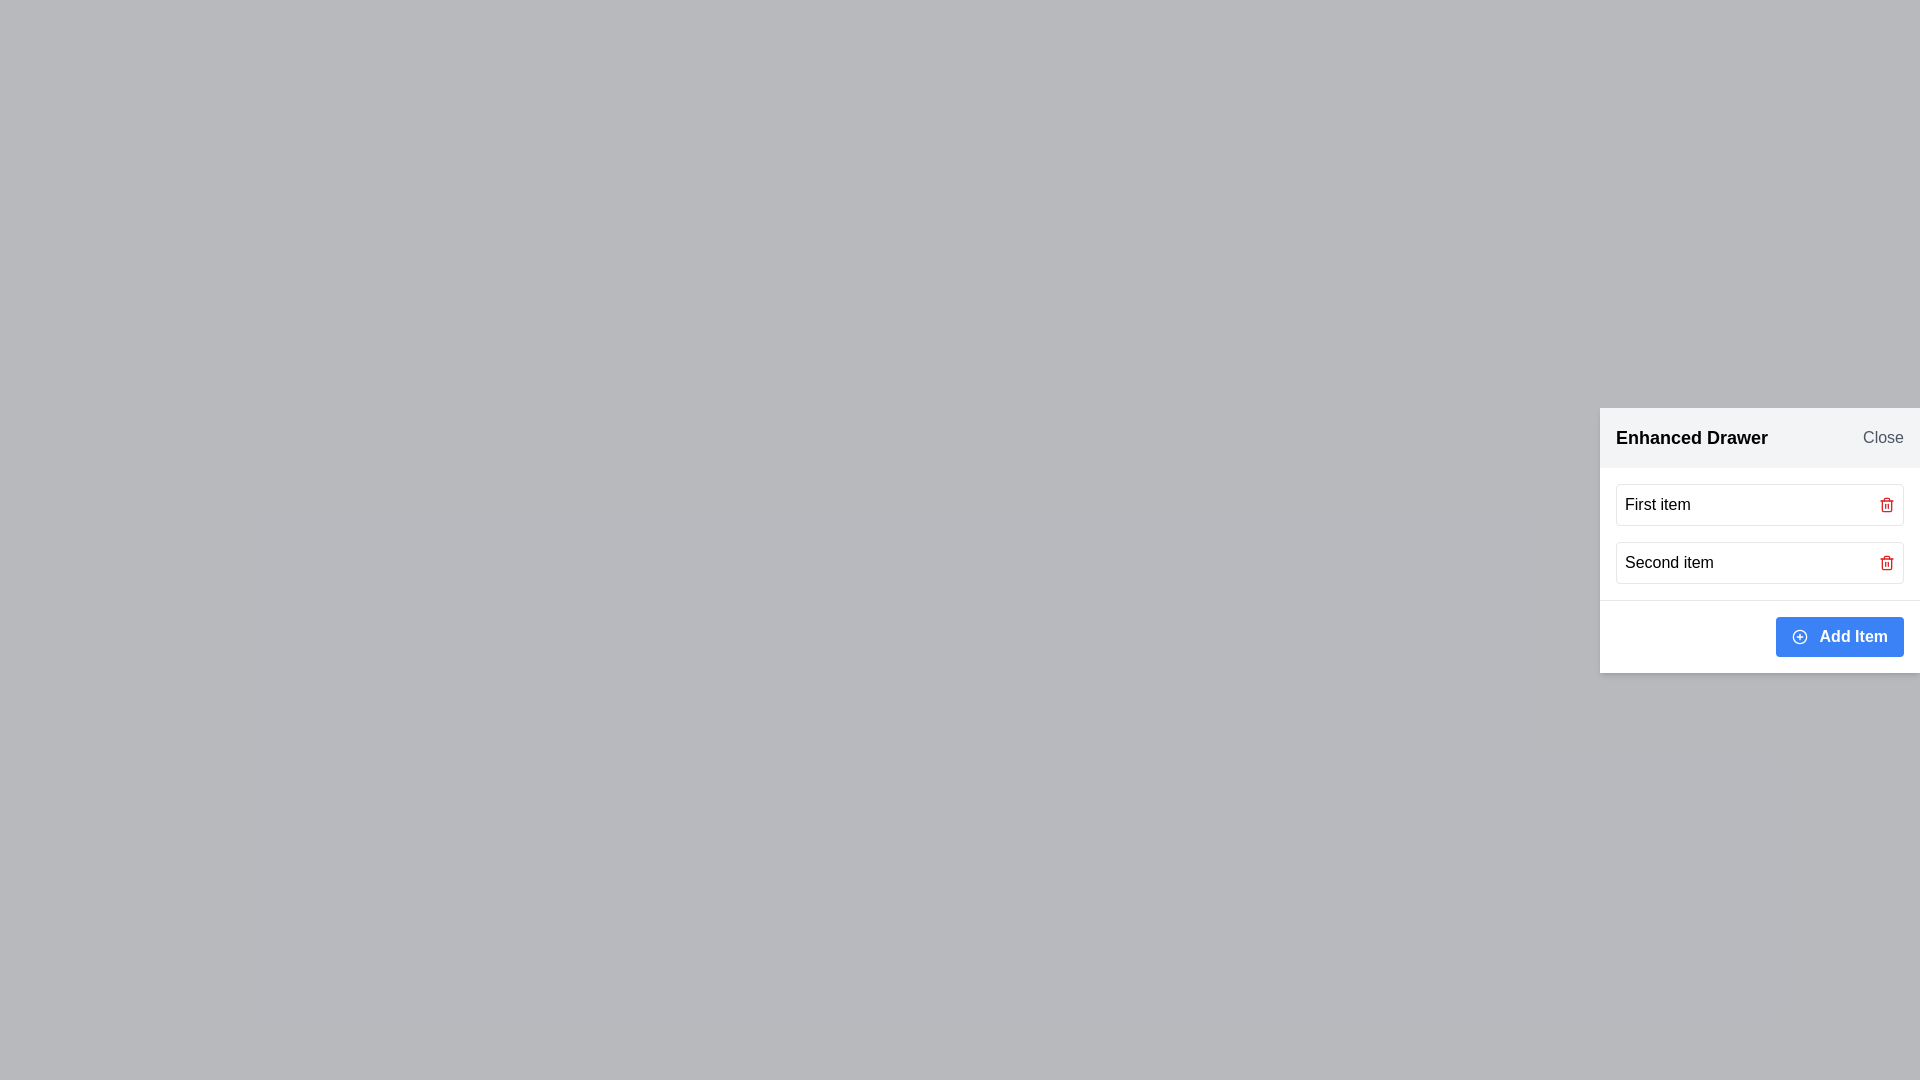 The image size is (1920, 1080). Describe the element at coordinates (1799, 637) in the screenshot. I see `the icon representing the action of adding or creating an item, located at the left end of the 'Add Item' button` at that location.